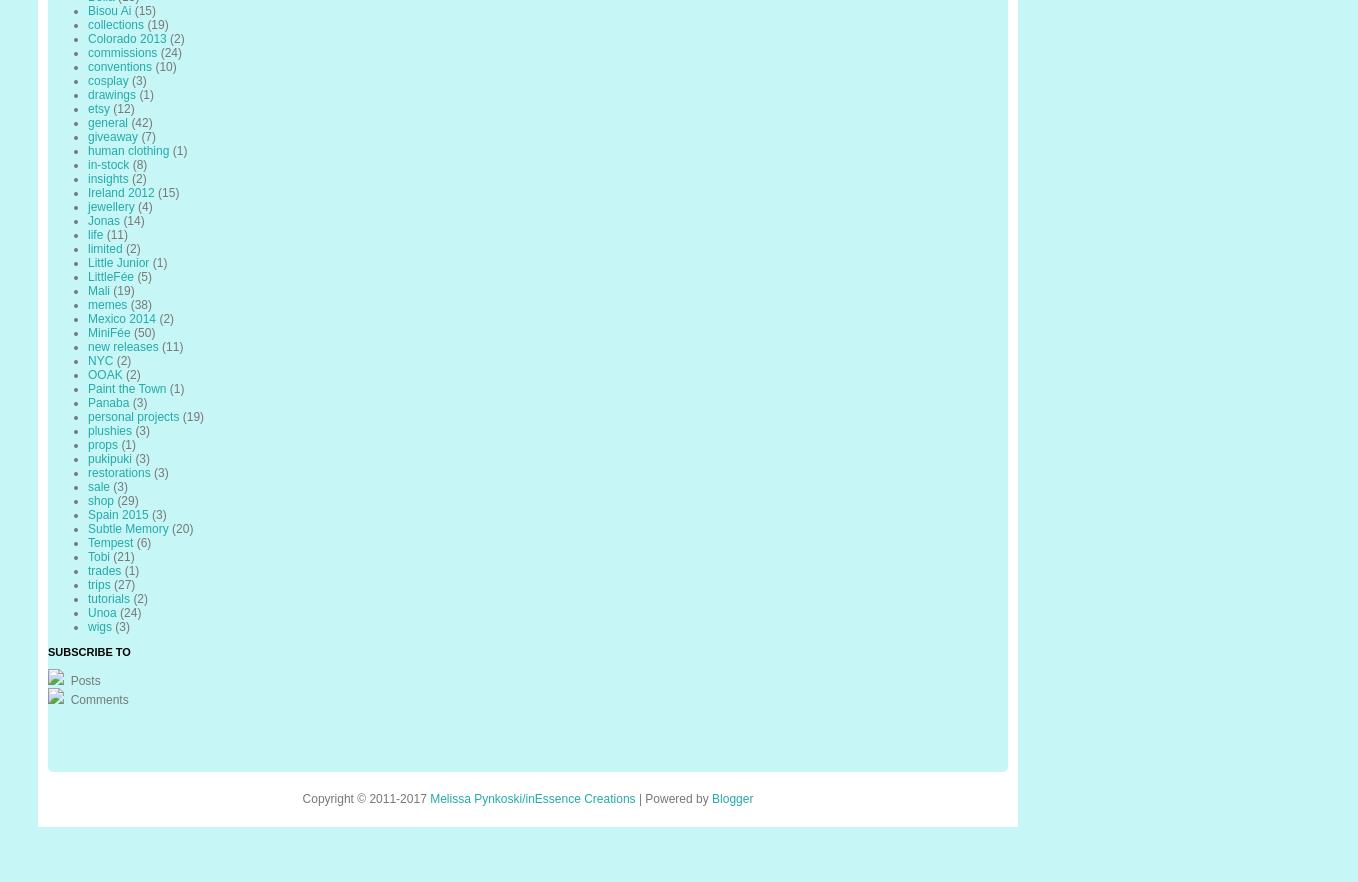  I want to click on 'Colorado 2013', so click(125, 37).